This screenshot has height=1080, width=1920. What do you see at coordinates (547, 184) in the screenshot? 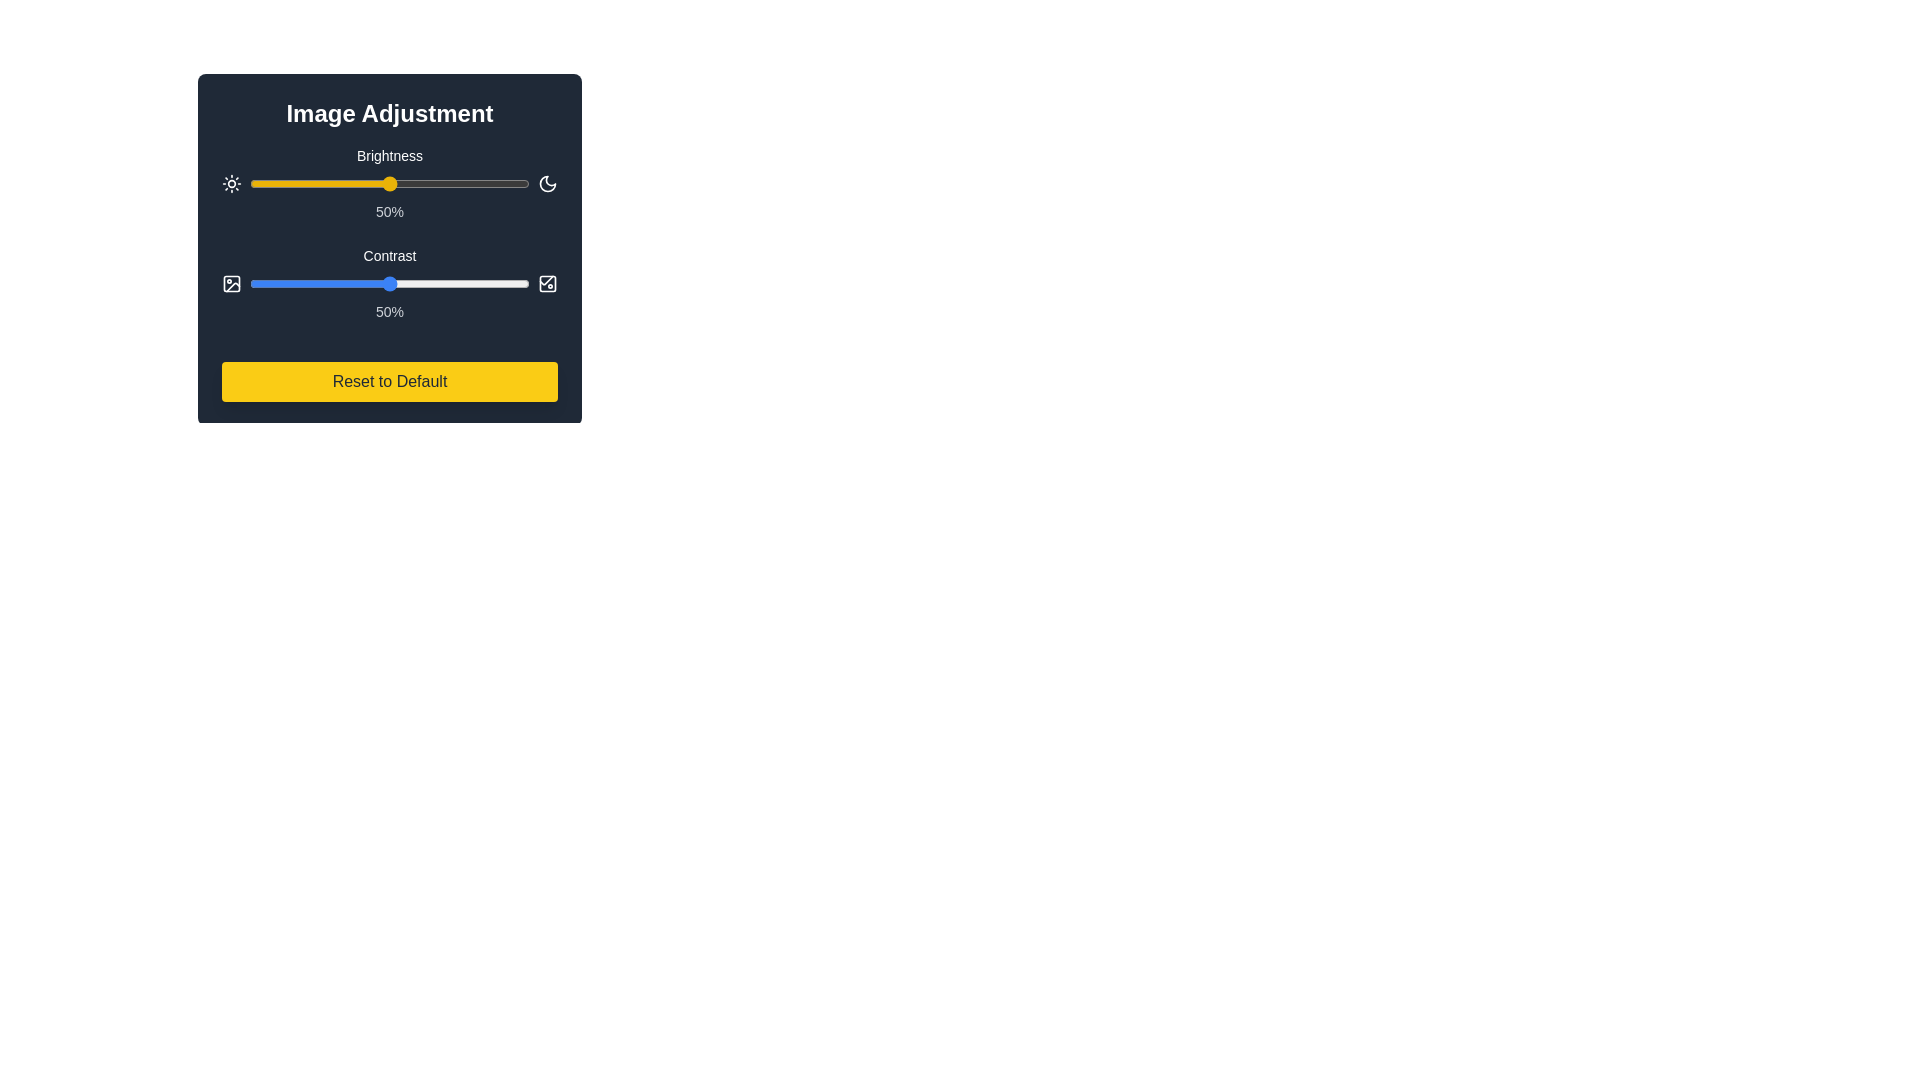
I see `the crescent moon icon on the right side of the interface` at bounding box center [547, 184].